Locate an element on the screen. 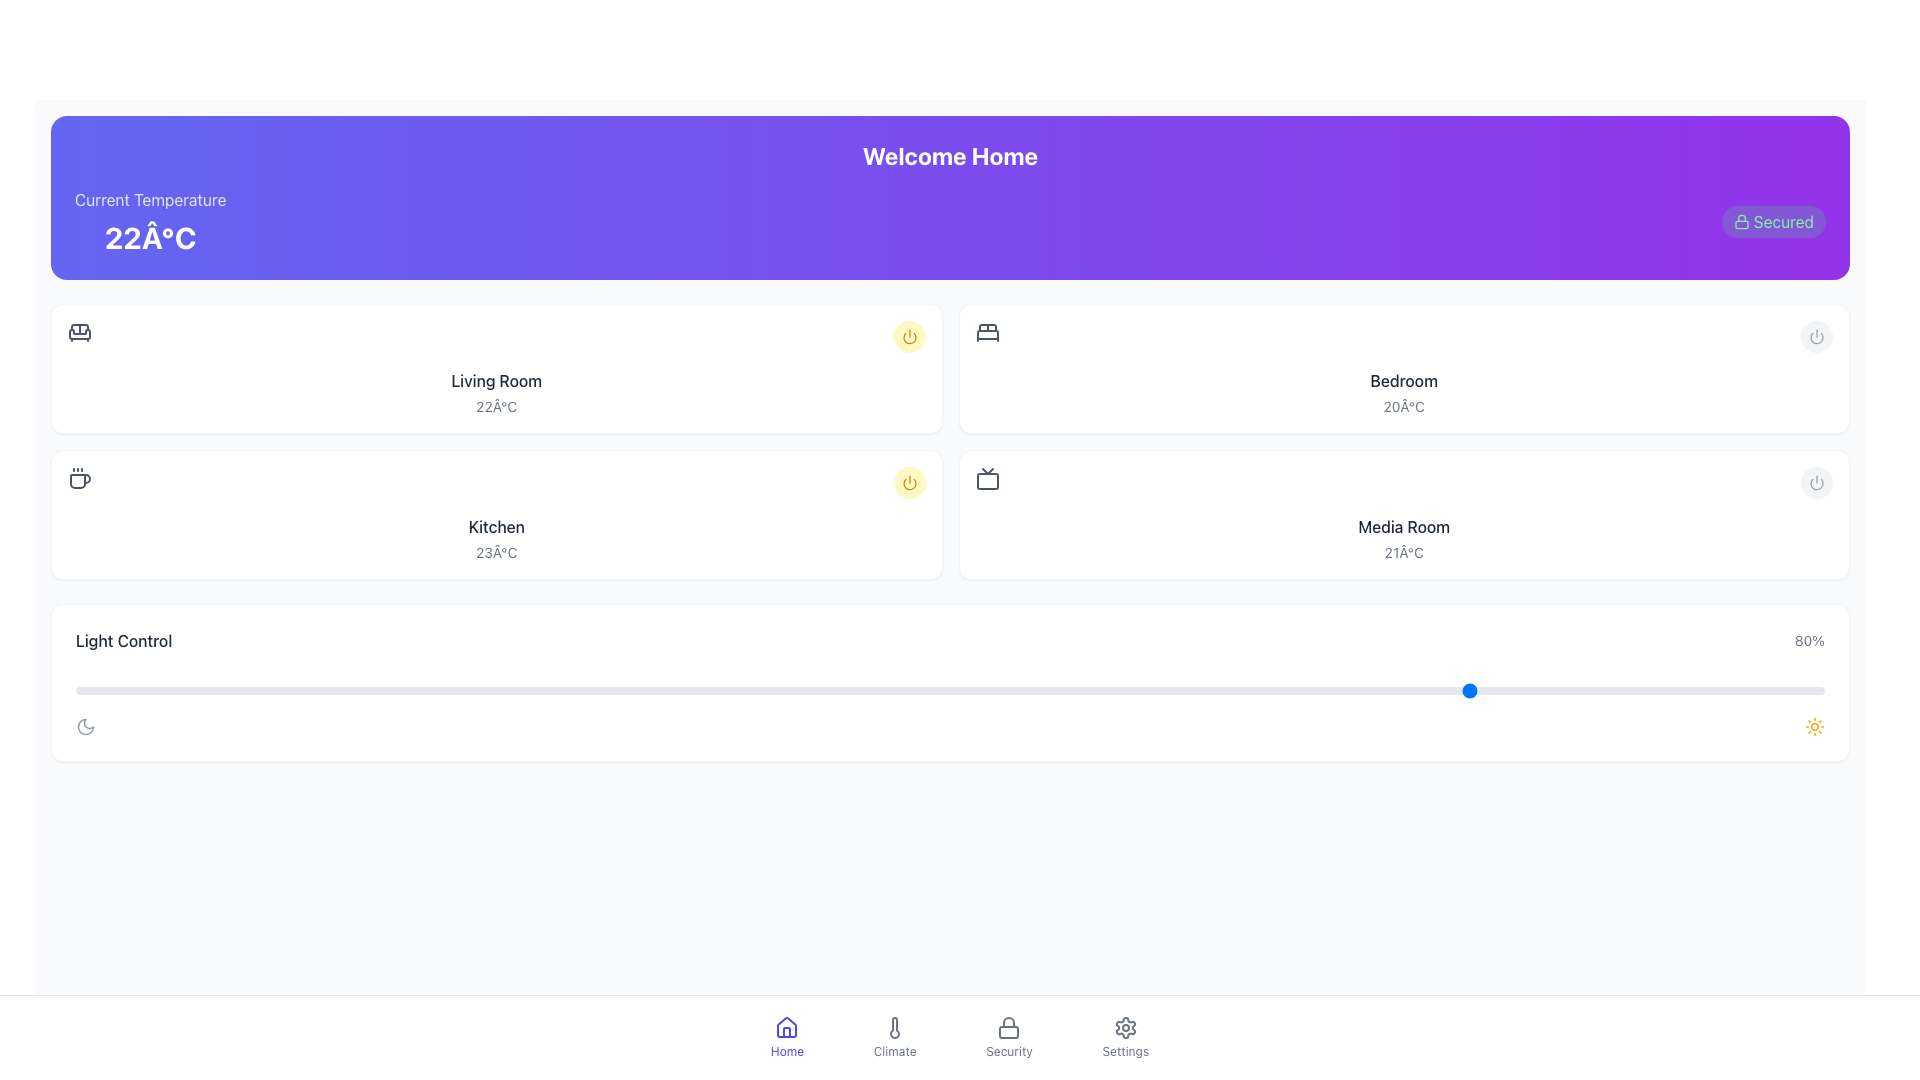  the toggle button located in the top-right portion of the 'Living Room' section is located at coordinates (908, 335).